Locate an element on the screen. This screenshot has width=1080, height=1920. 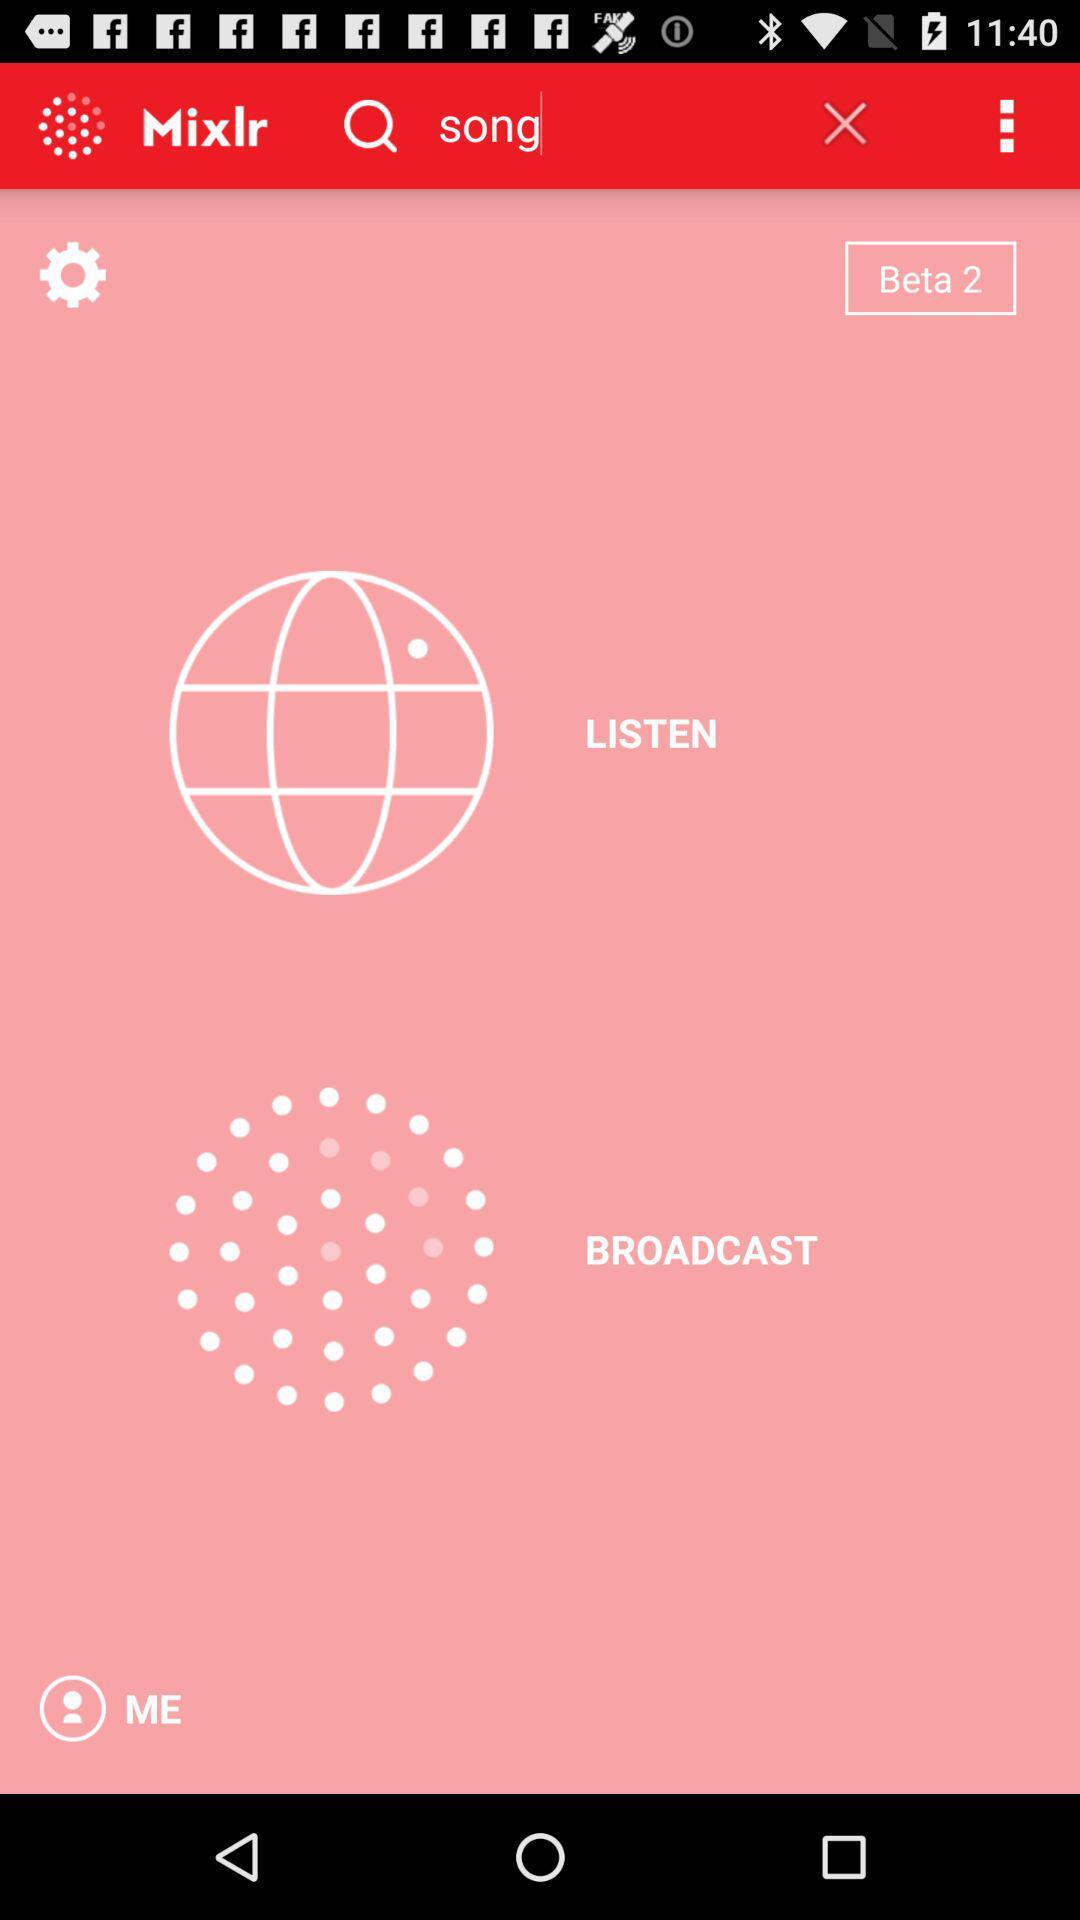
the icon next to listen icon is located at coordinates (330, 731).